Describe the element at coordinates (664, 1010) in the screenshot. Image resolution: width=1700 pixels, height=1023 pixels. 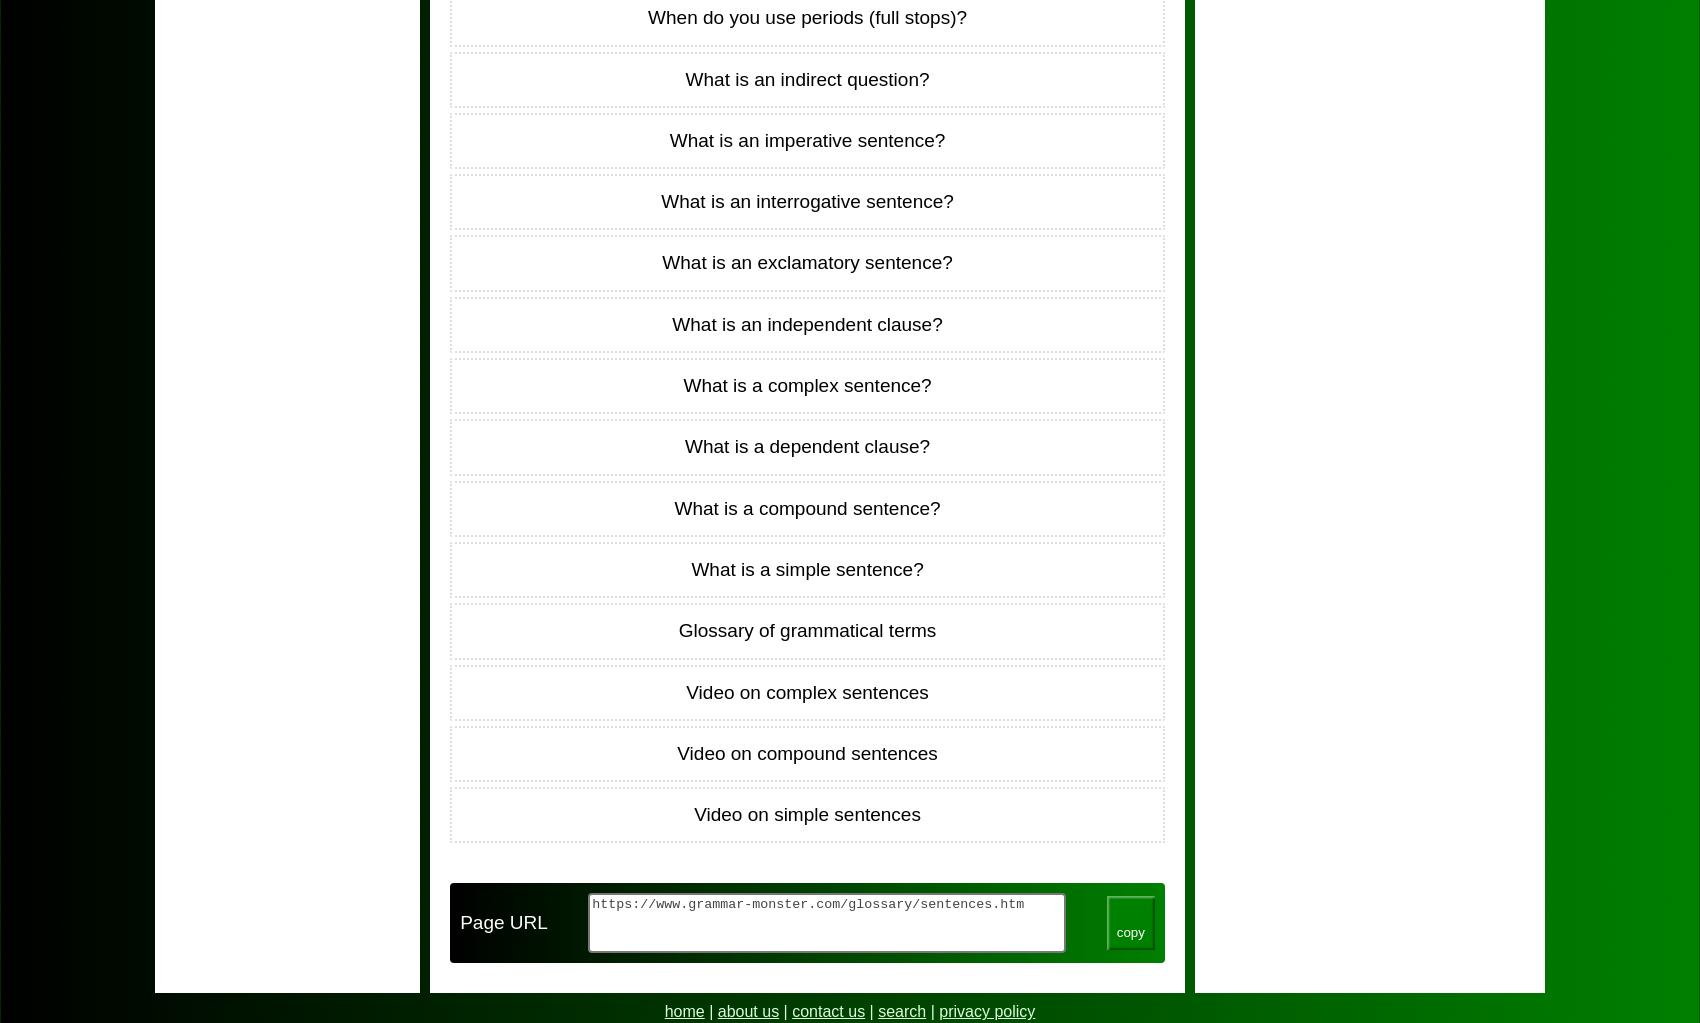
I see `'home'` at that location.